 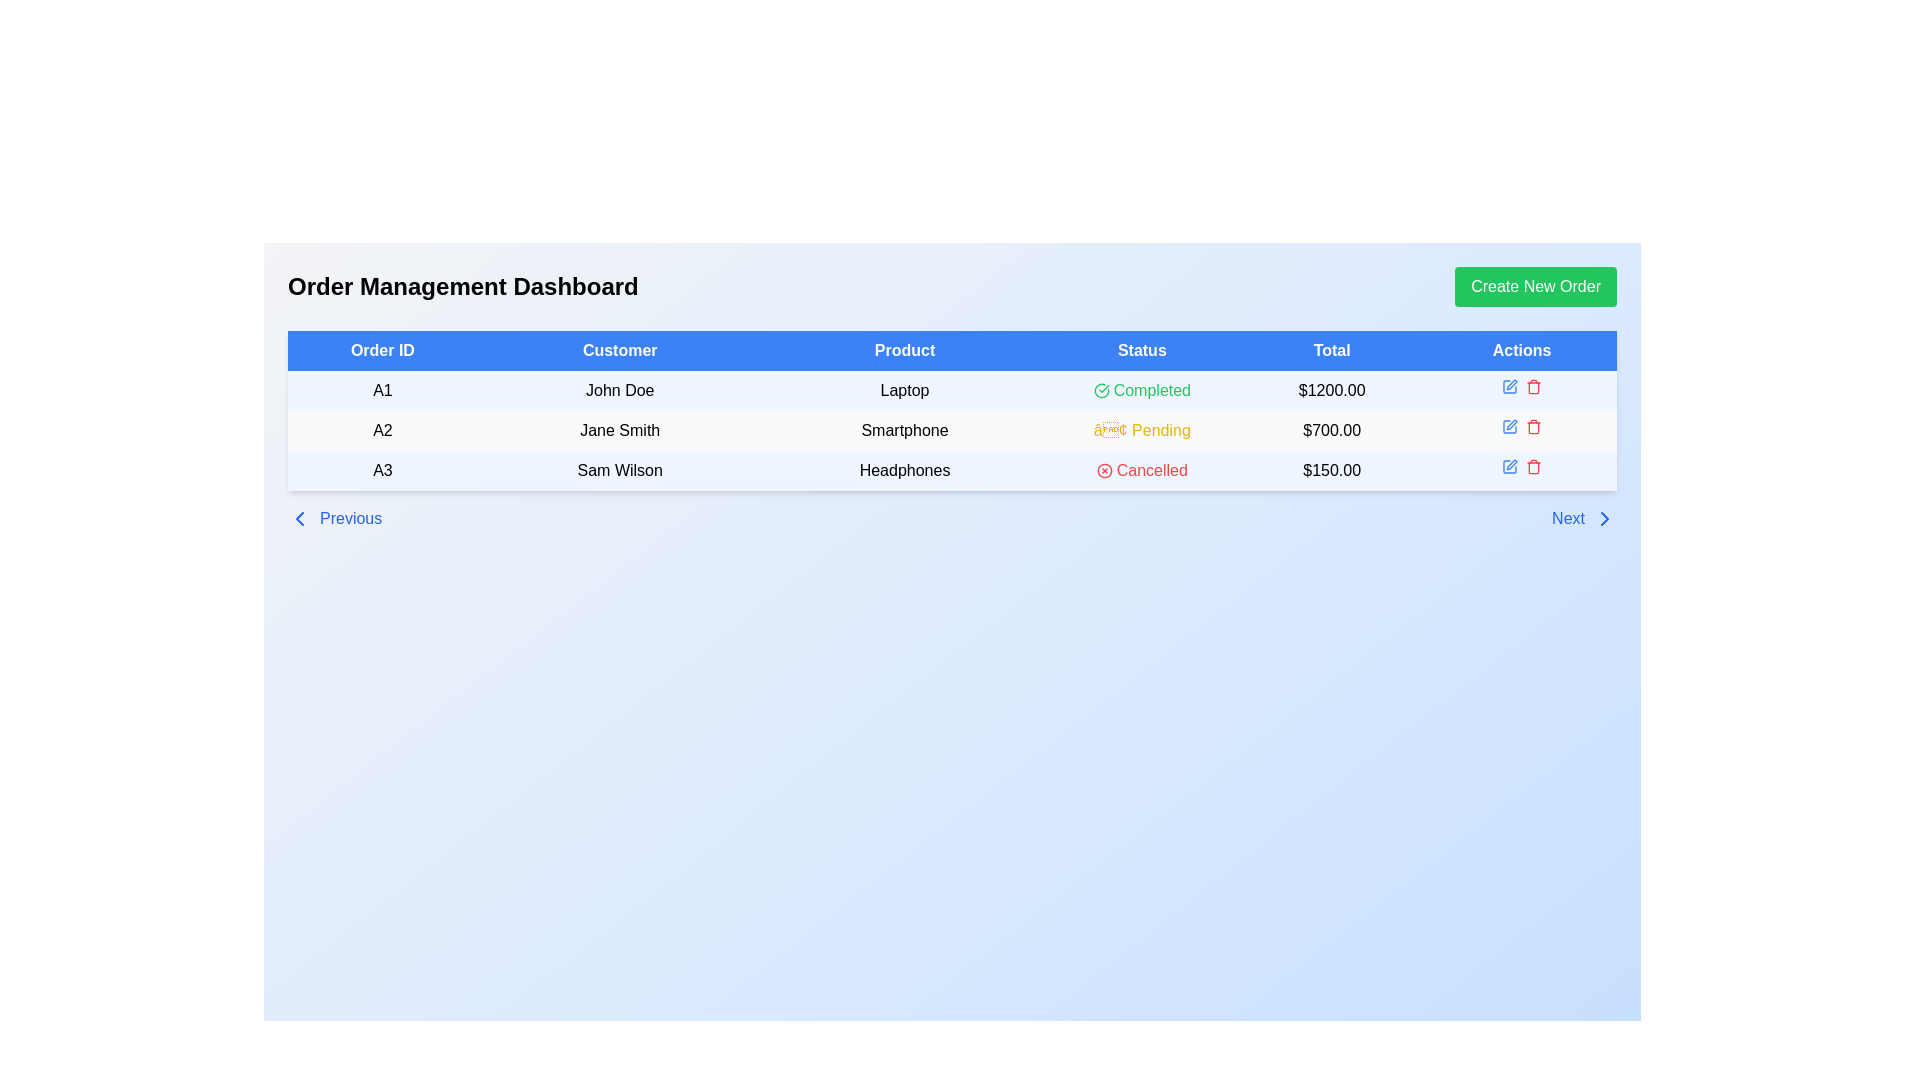 I want to click on the icon button resembling a pen or pencil located in the 'Actions' column, so click(x=1512, y=385).